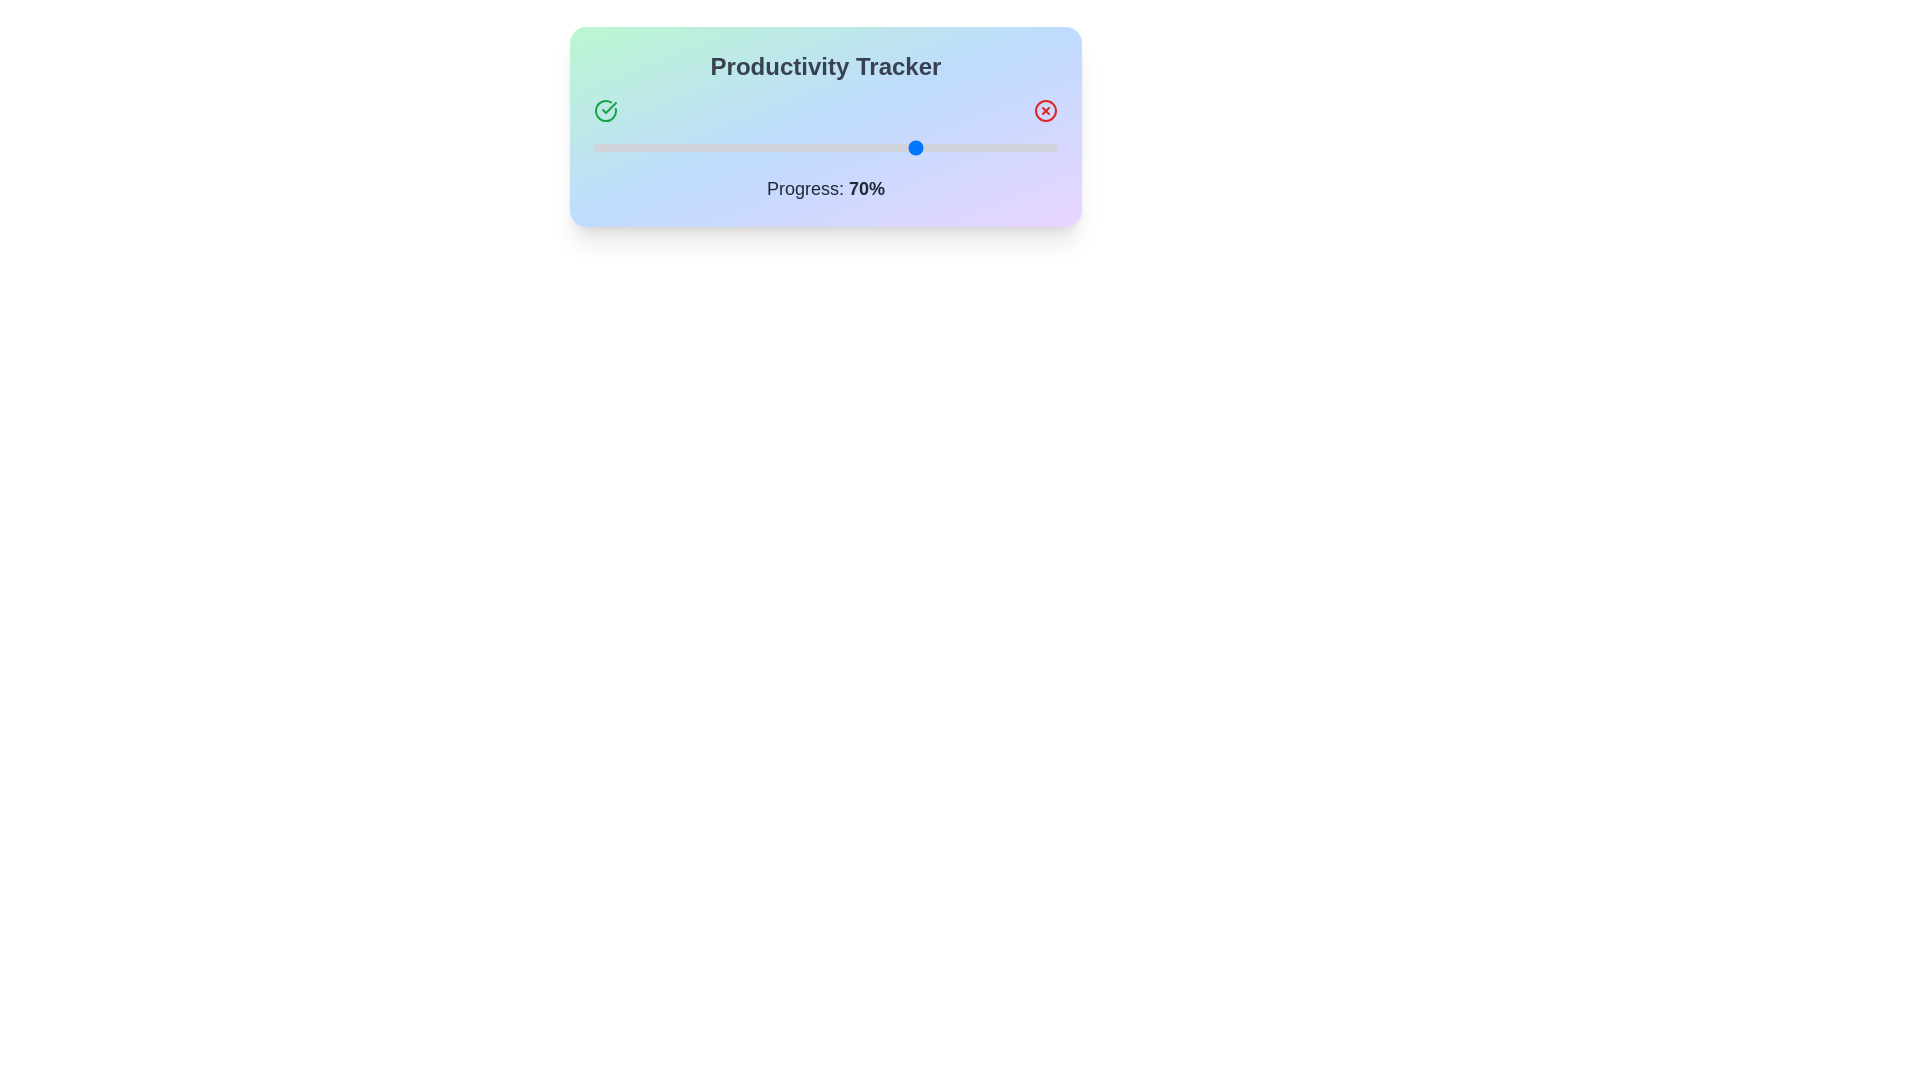 This screenshot has height=1080, width=1920. Describe the element at coordinates (825, 65) in the screenshot. I see `the title text at the top center of the rounded rectangular card that indicates the purpose of tracking productivity` at that location.